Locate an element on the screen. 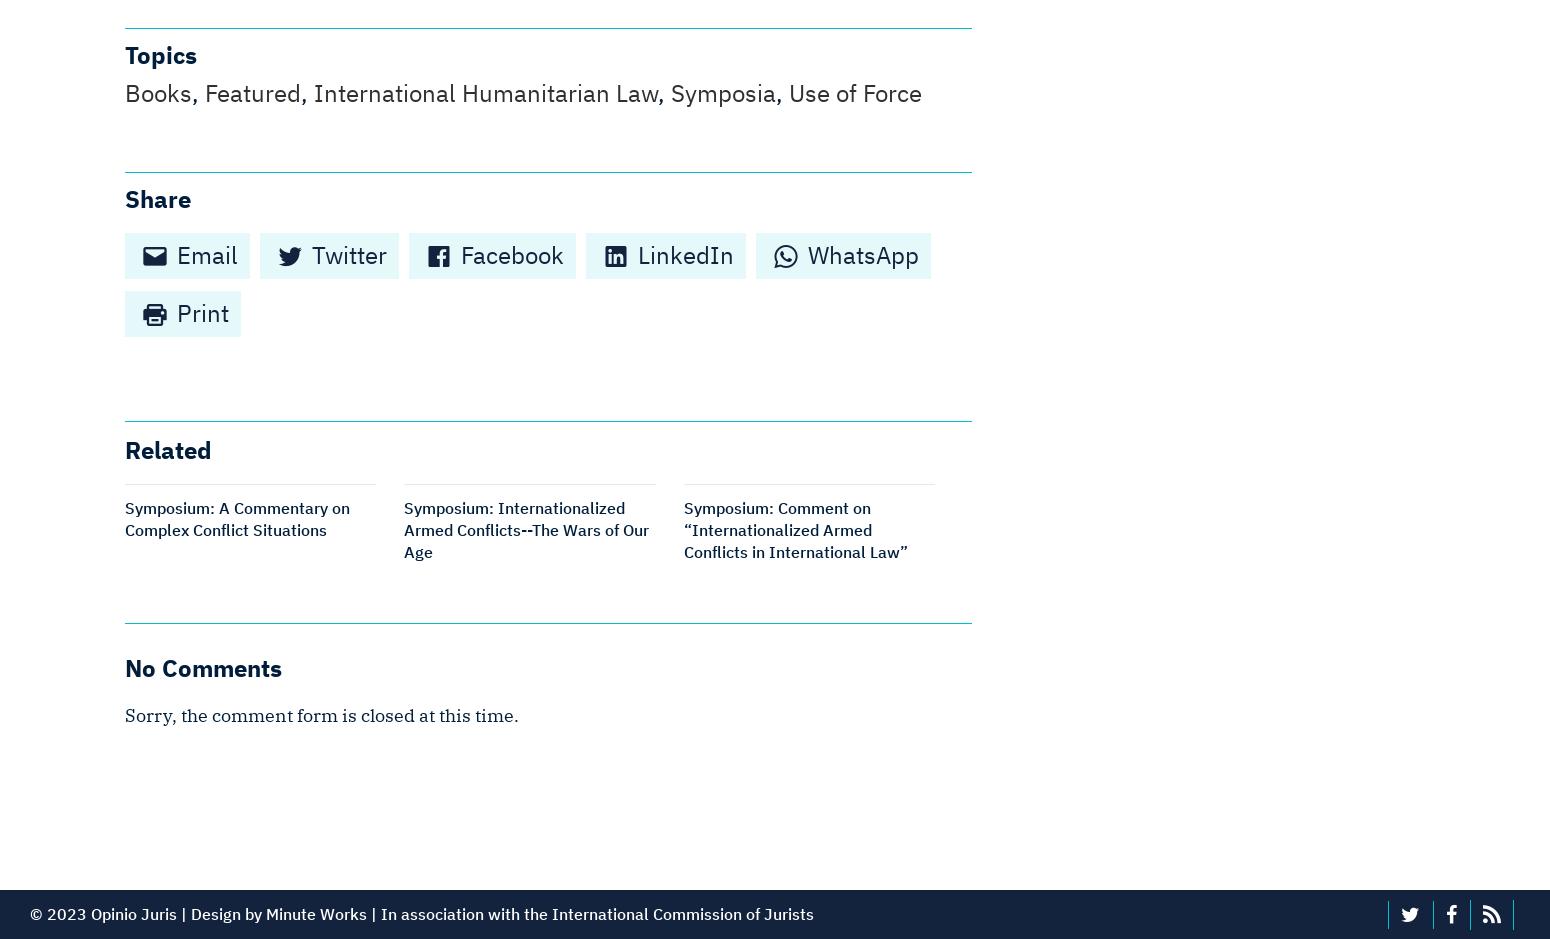 The width and height of the screenshot is (1550, 939). 'Twitter' is located at coordinates (311, 254).